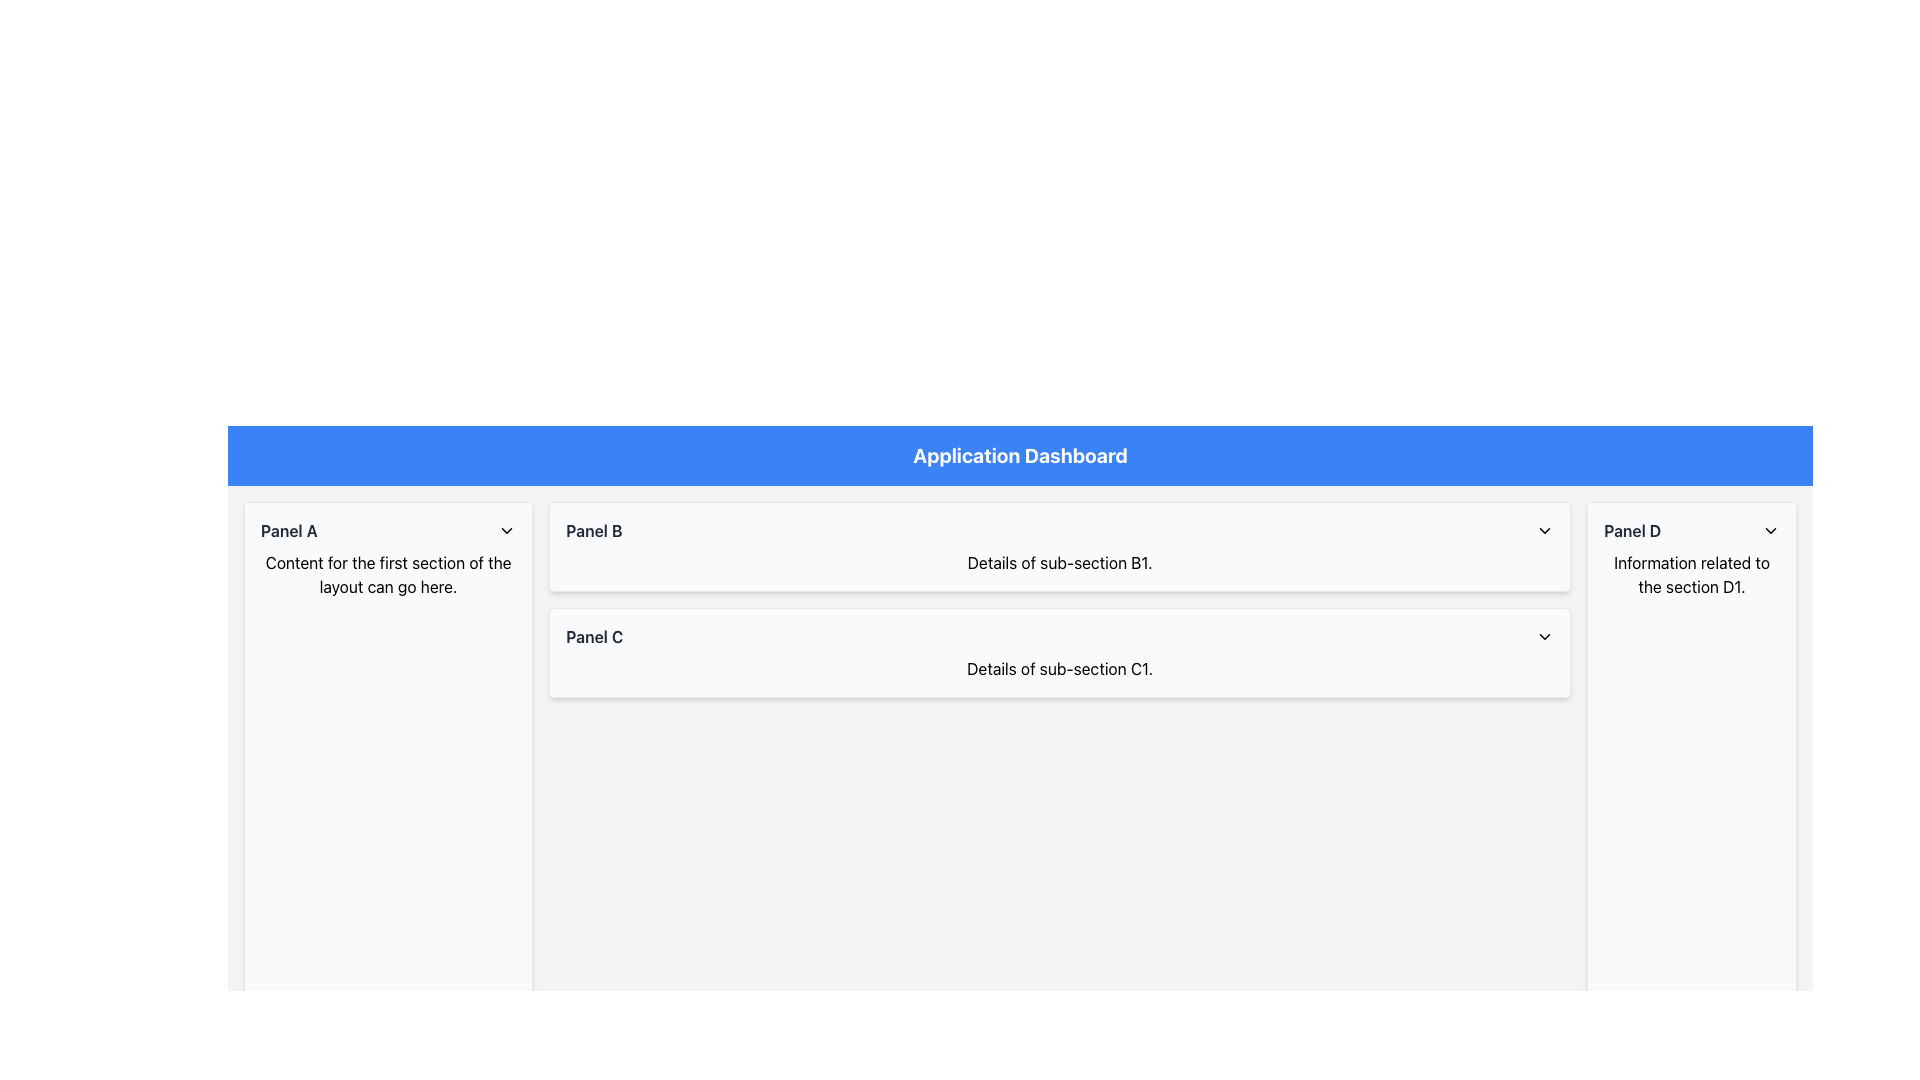 This screenshot has width=1920, height=1080. I want to click on the chevron icon located at the top-right corner of the 'Panel D' header section, so click(1771, 530).